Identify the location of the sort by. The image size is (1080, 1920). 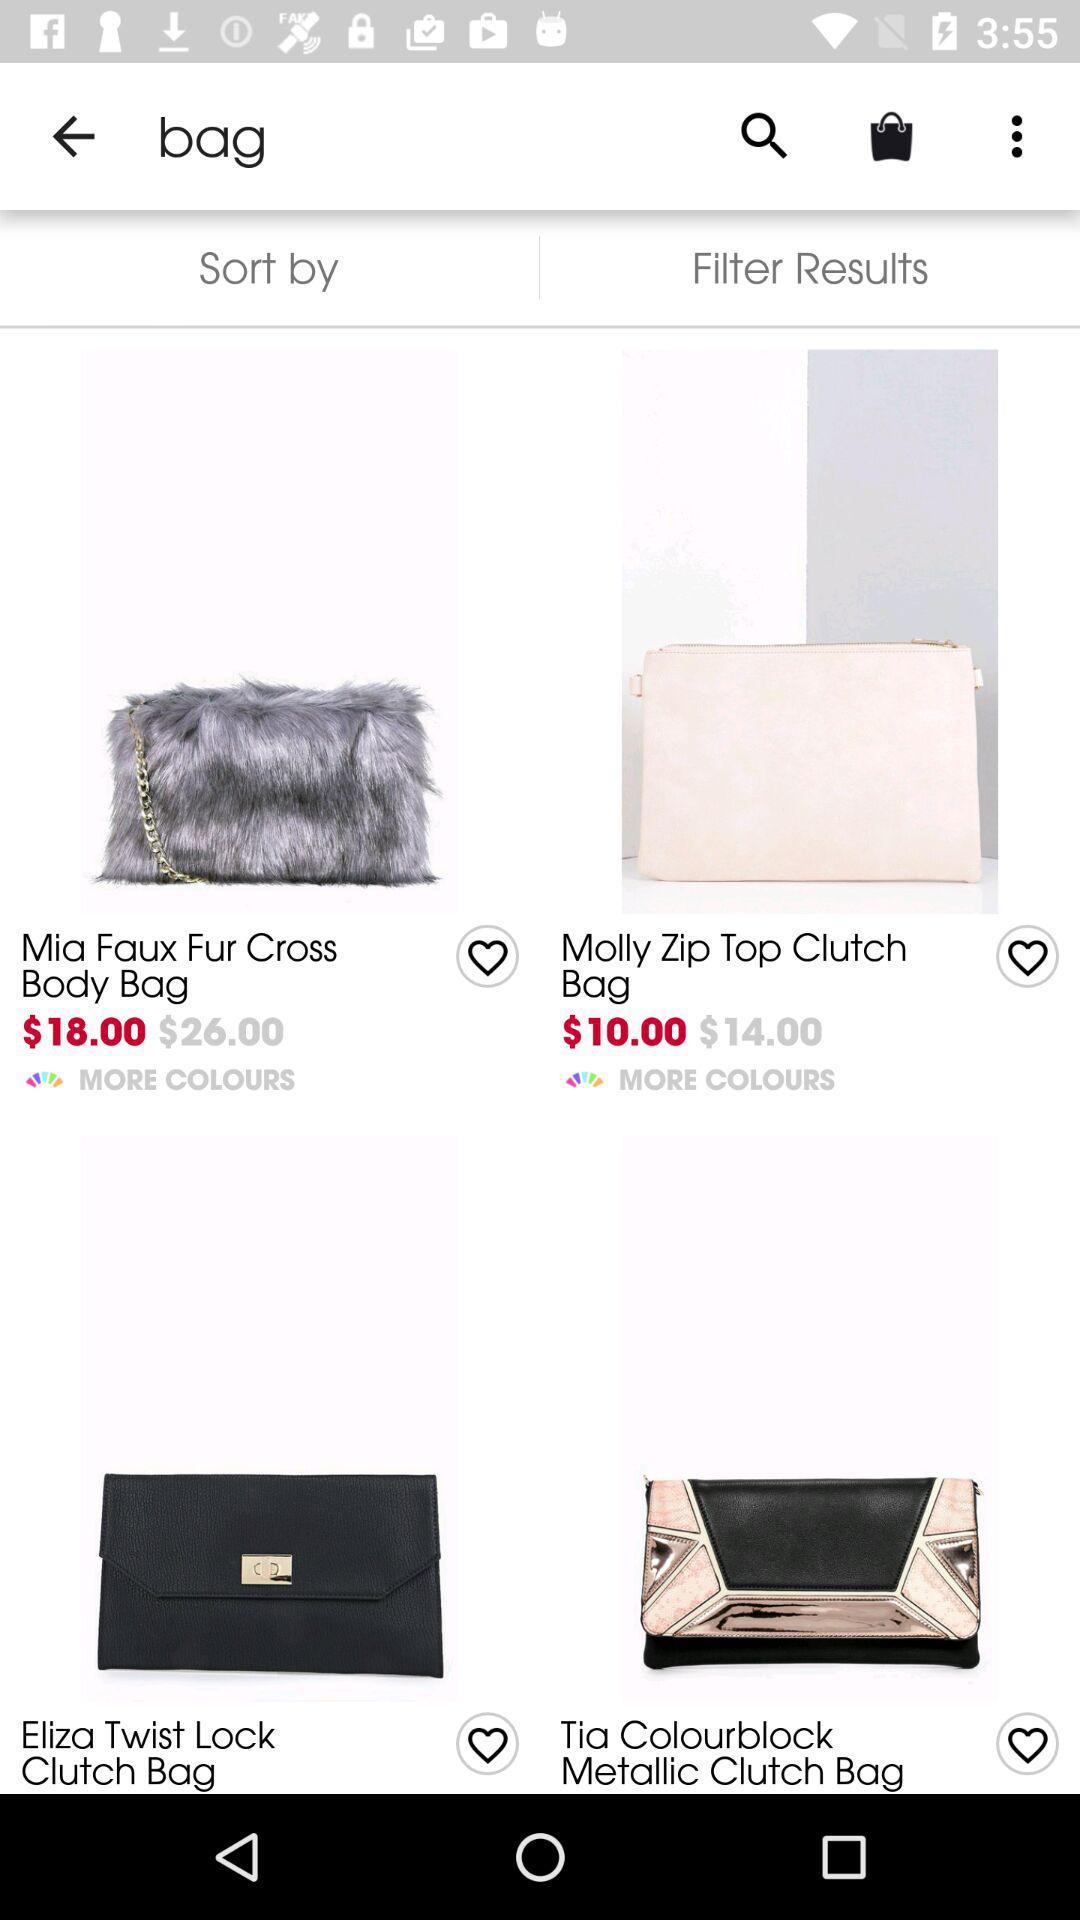
(268, 266).